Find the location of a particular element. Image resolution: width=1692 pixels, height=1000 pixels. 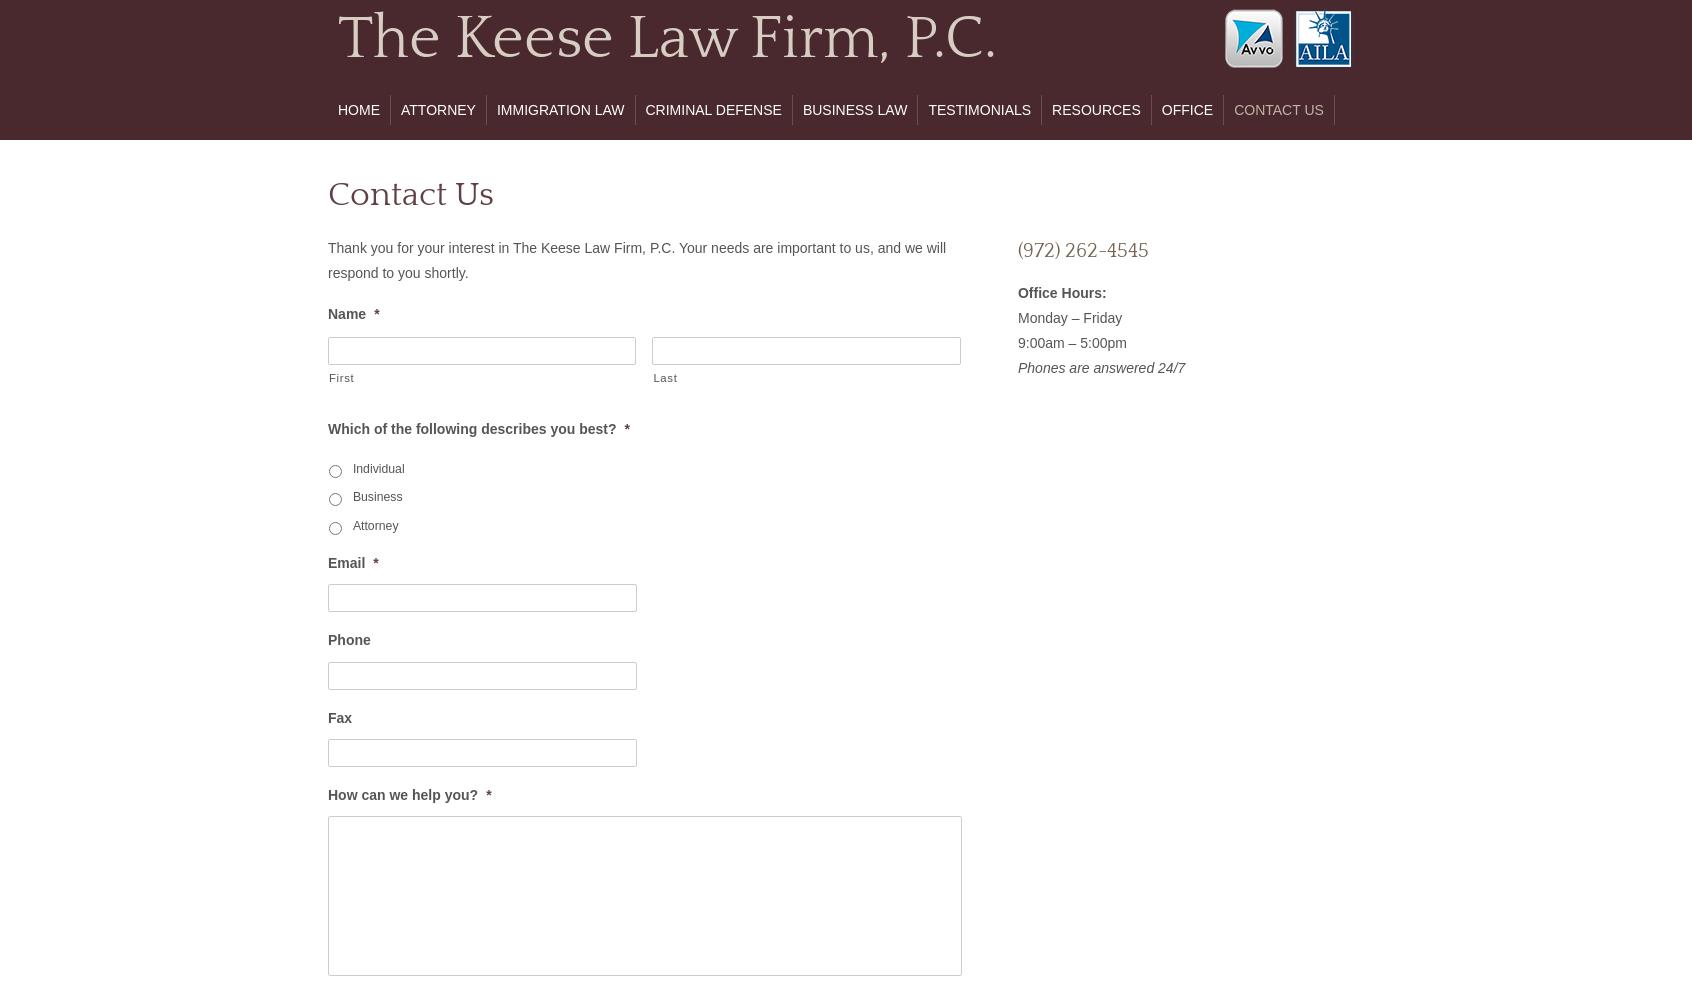

'Business' is located at coordinates (376, 496).